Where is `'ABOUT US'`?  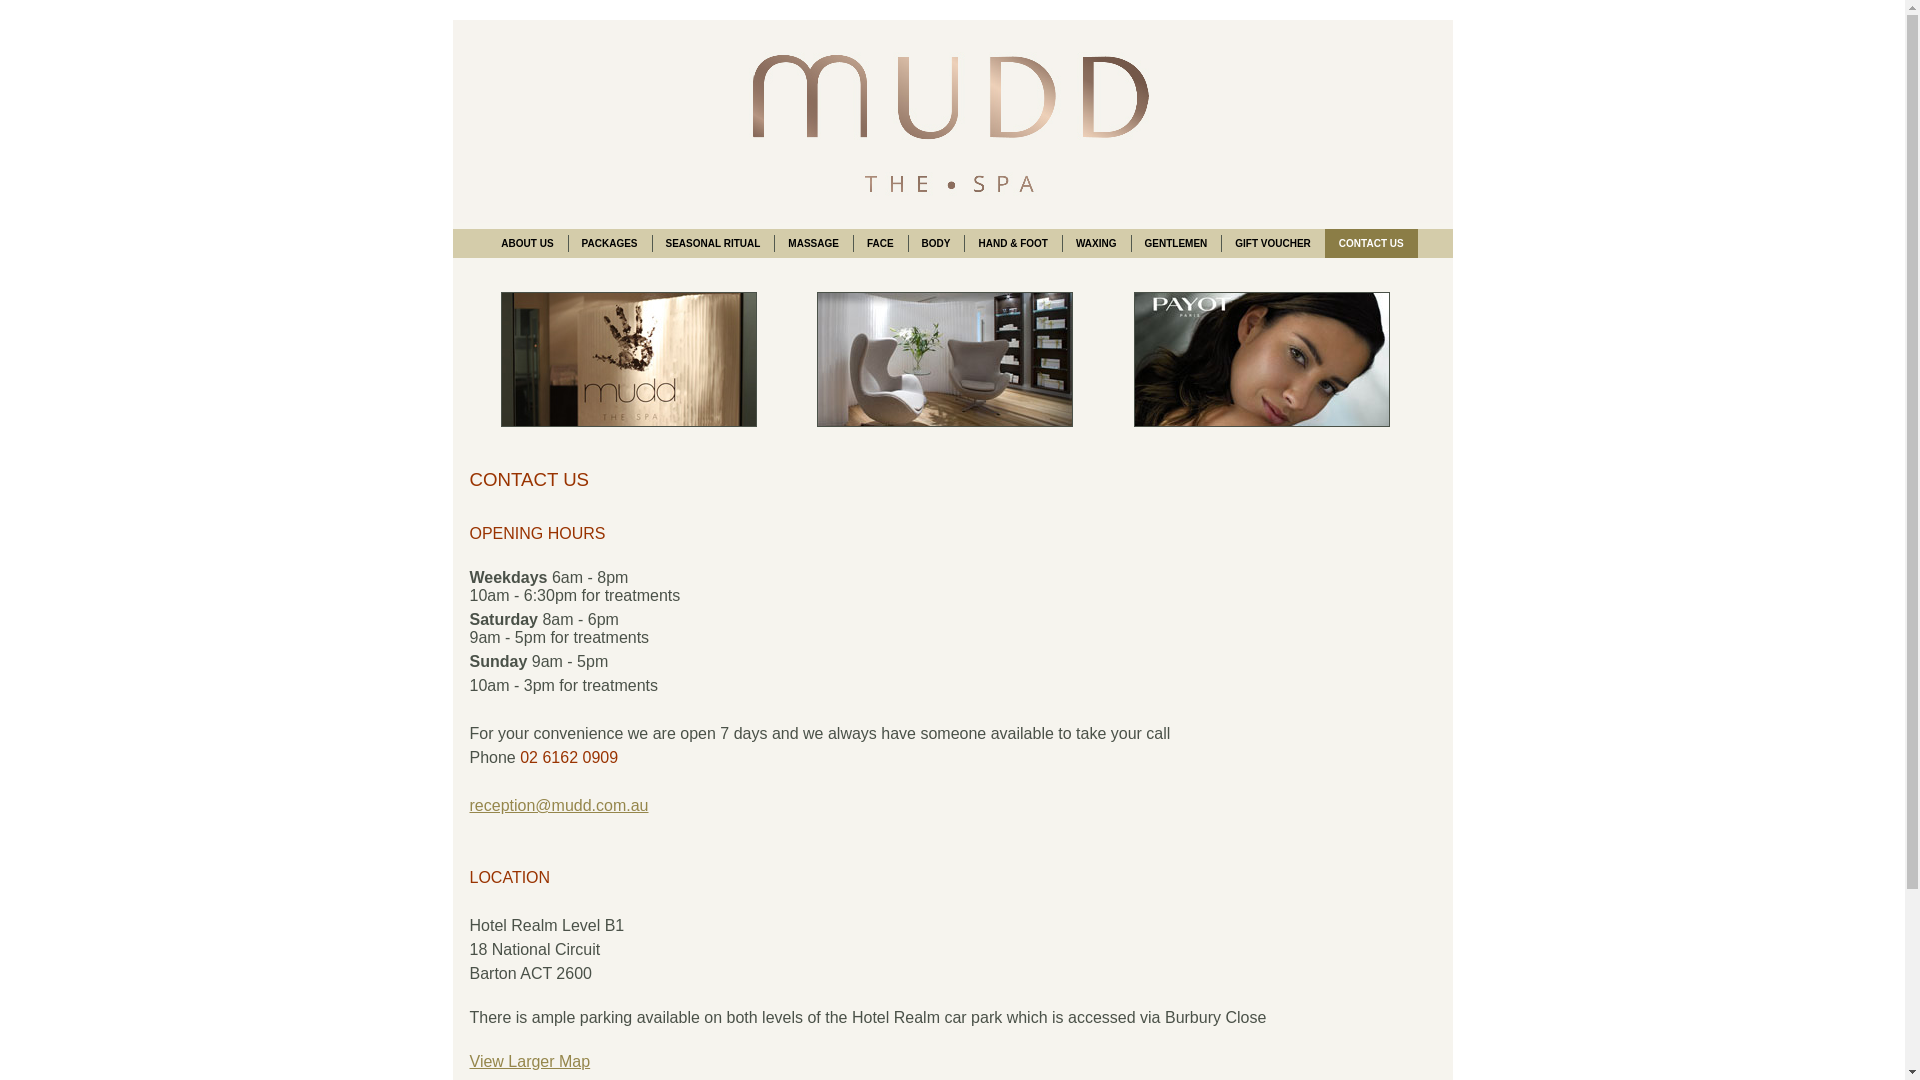 'ABOUT US' is located at coordinates (527, 242).